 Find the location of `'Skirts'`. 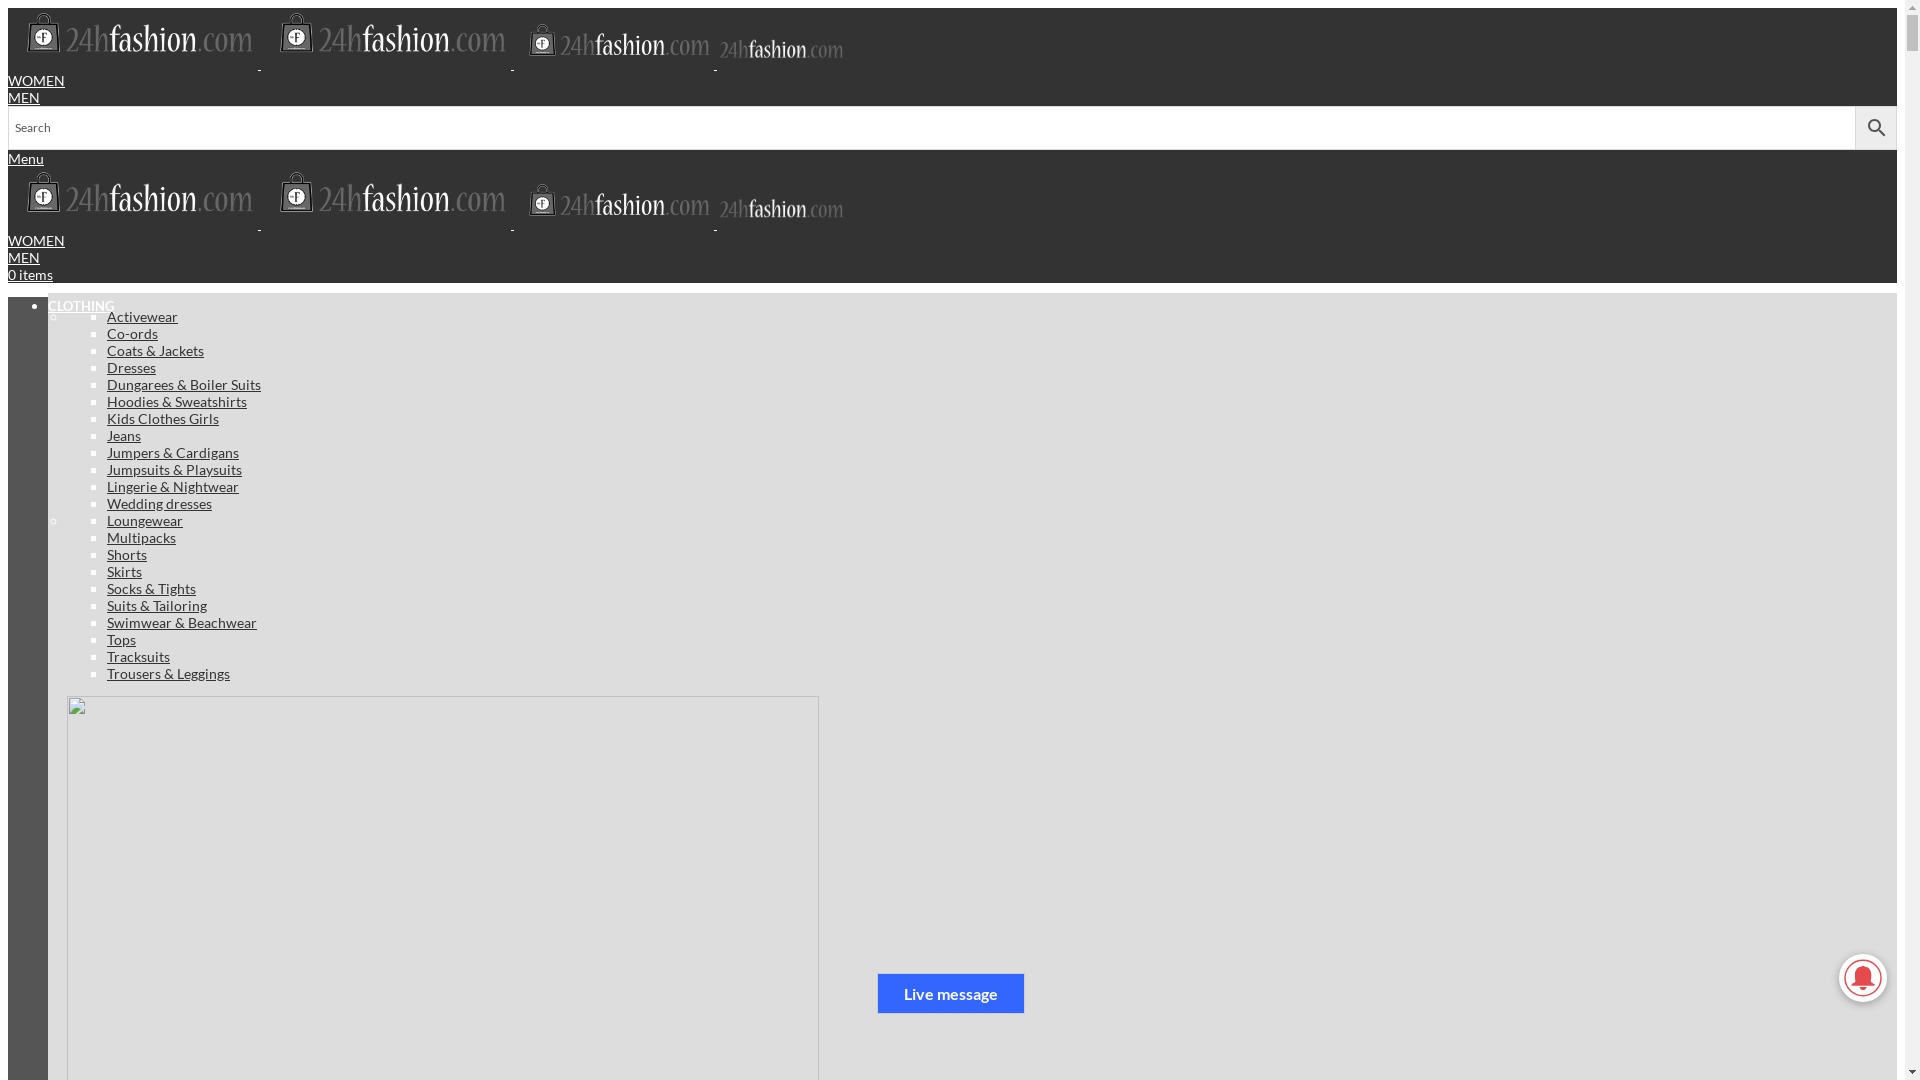

'Skirts' is located at coordinates (123, 570).